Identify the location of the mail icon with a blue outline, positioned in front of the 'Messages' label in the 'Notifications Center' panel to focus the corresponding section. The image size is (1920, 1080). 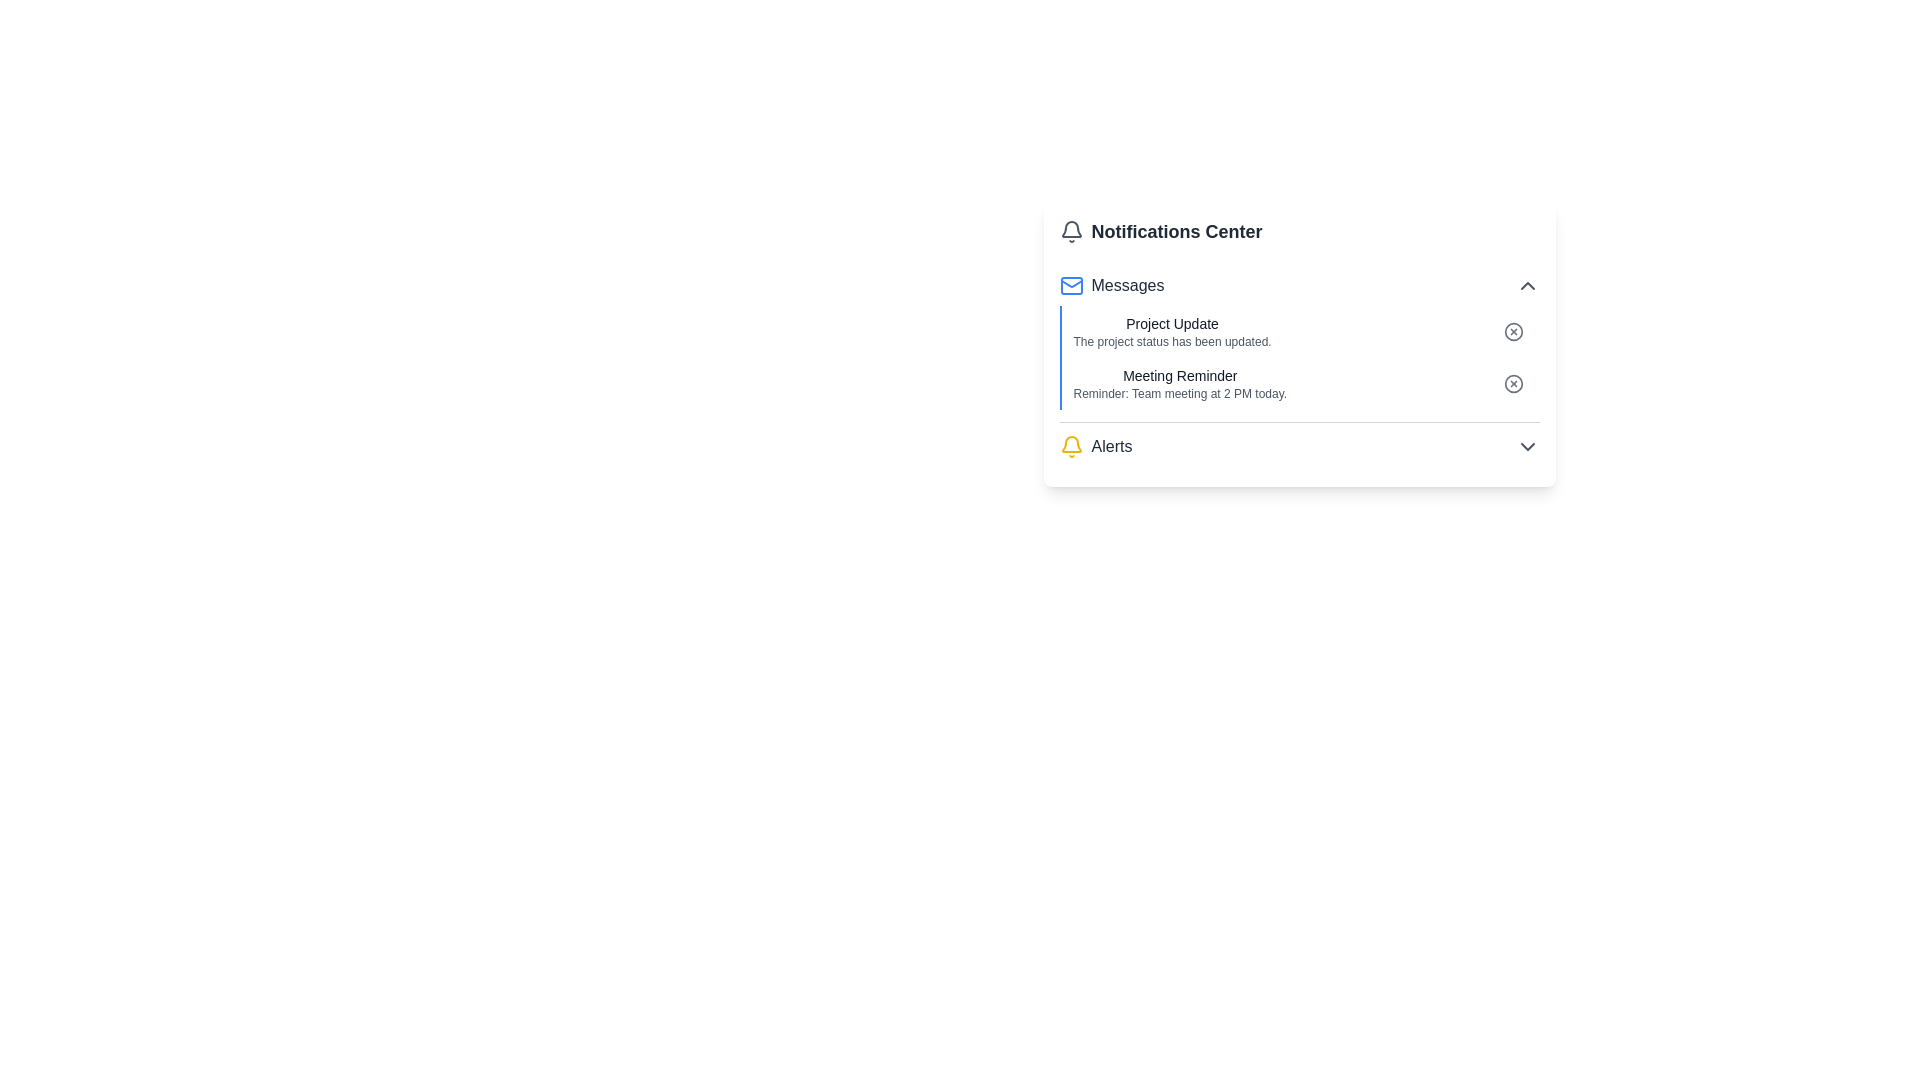
(1070, 285).